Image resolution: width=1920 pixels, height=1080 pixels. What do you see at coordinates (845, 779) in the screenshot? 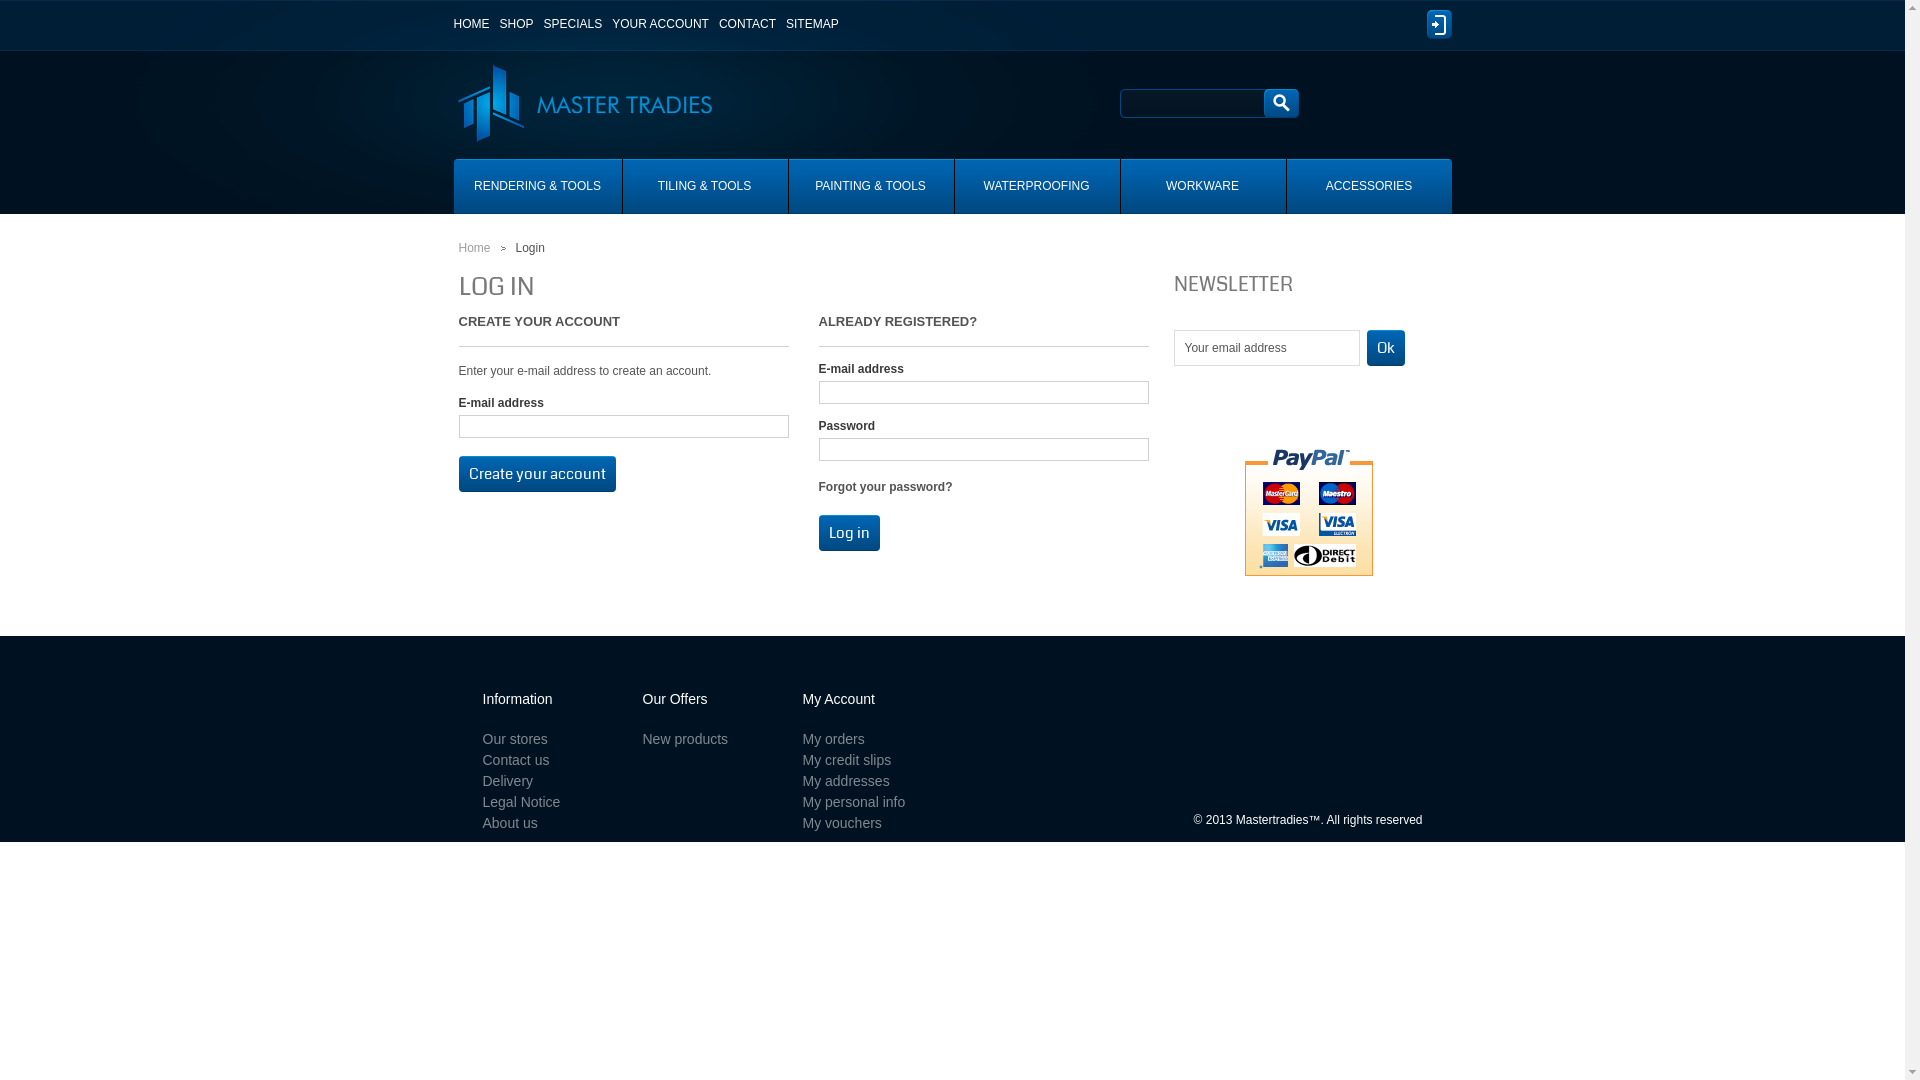
I see `'My addresses'` at bounding box center [845, 779].